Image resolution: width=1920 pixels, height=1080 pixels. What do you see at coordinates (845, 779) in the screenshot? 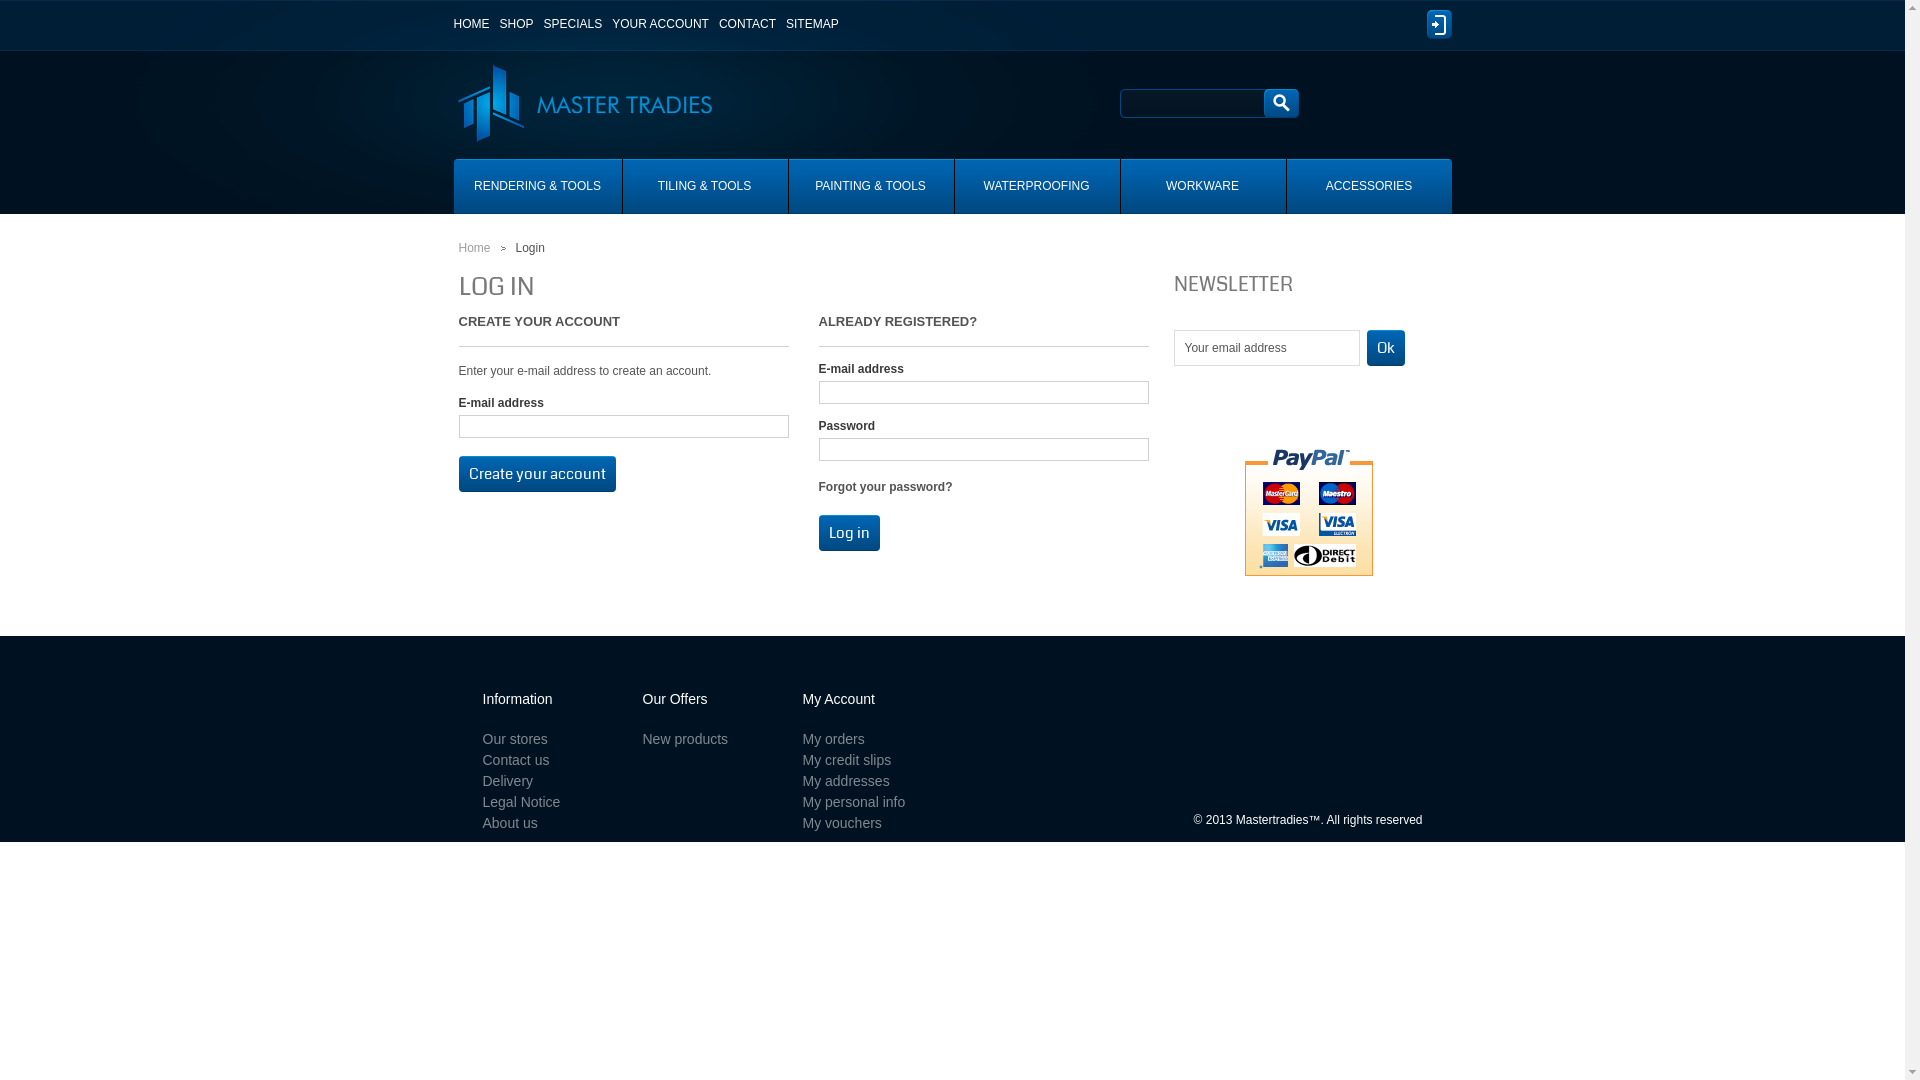
I see `'My addresses'` at bounding box center [845, 779].